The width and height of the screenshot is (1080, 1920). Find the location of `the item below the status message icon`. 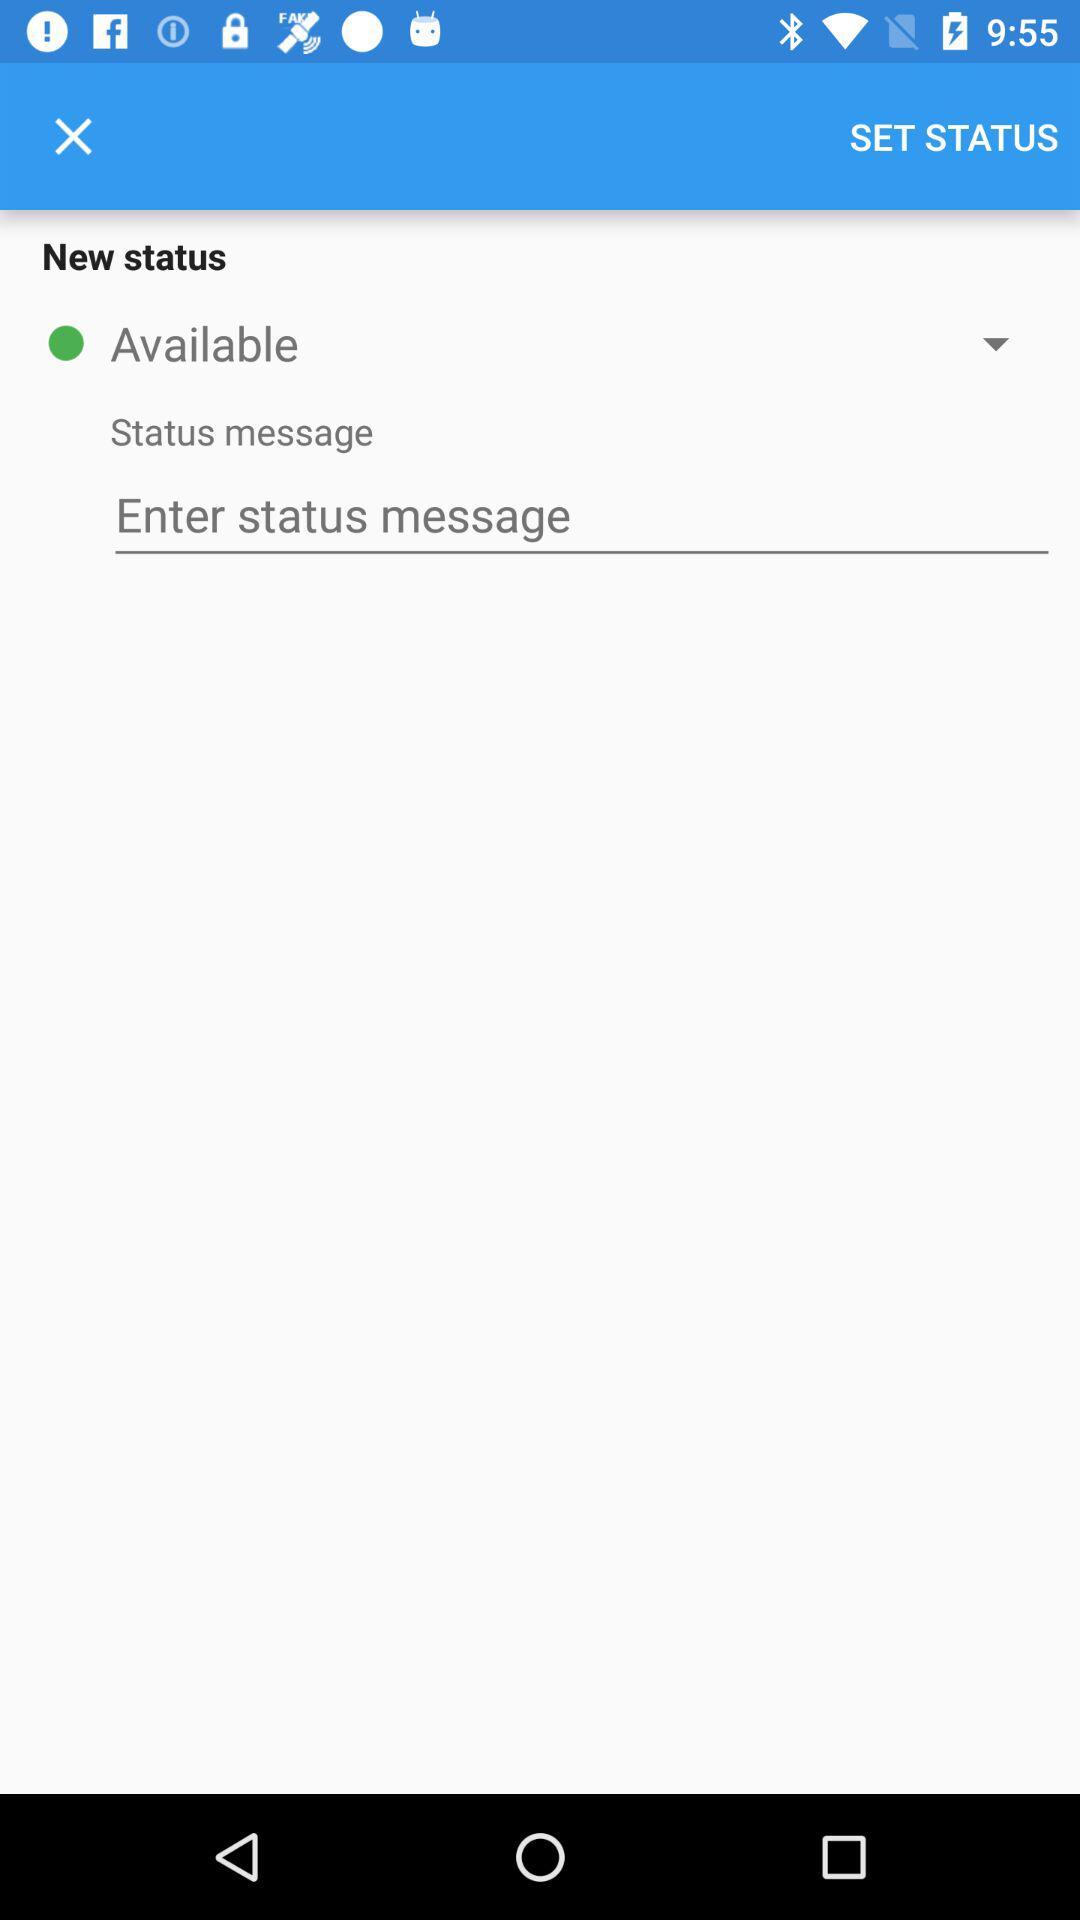

the item below the status message icon is located at coordinates (582, 515).